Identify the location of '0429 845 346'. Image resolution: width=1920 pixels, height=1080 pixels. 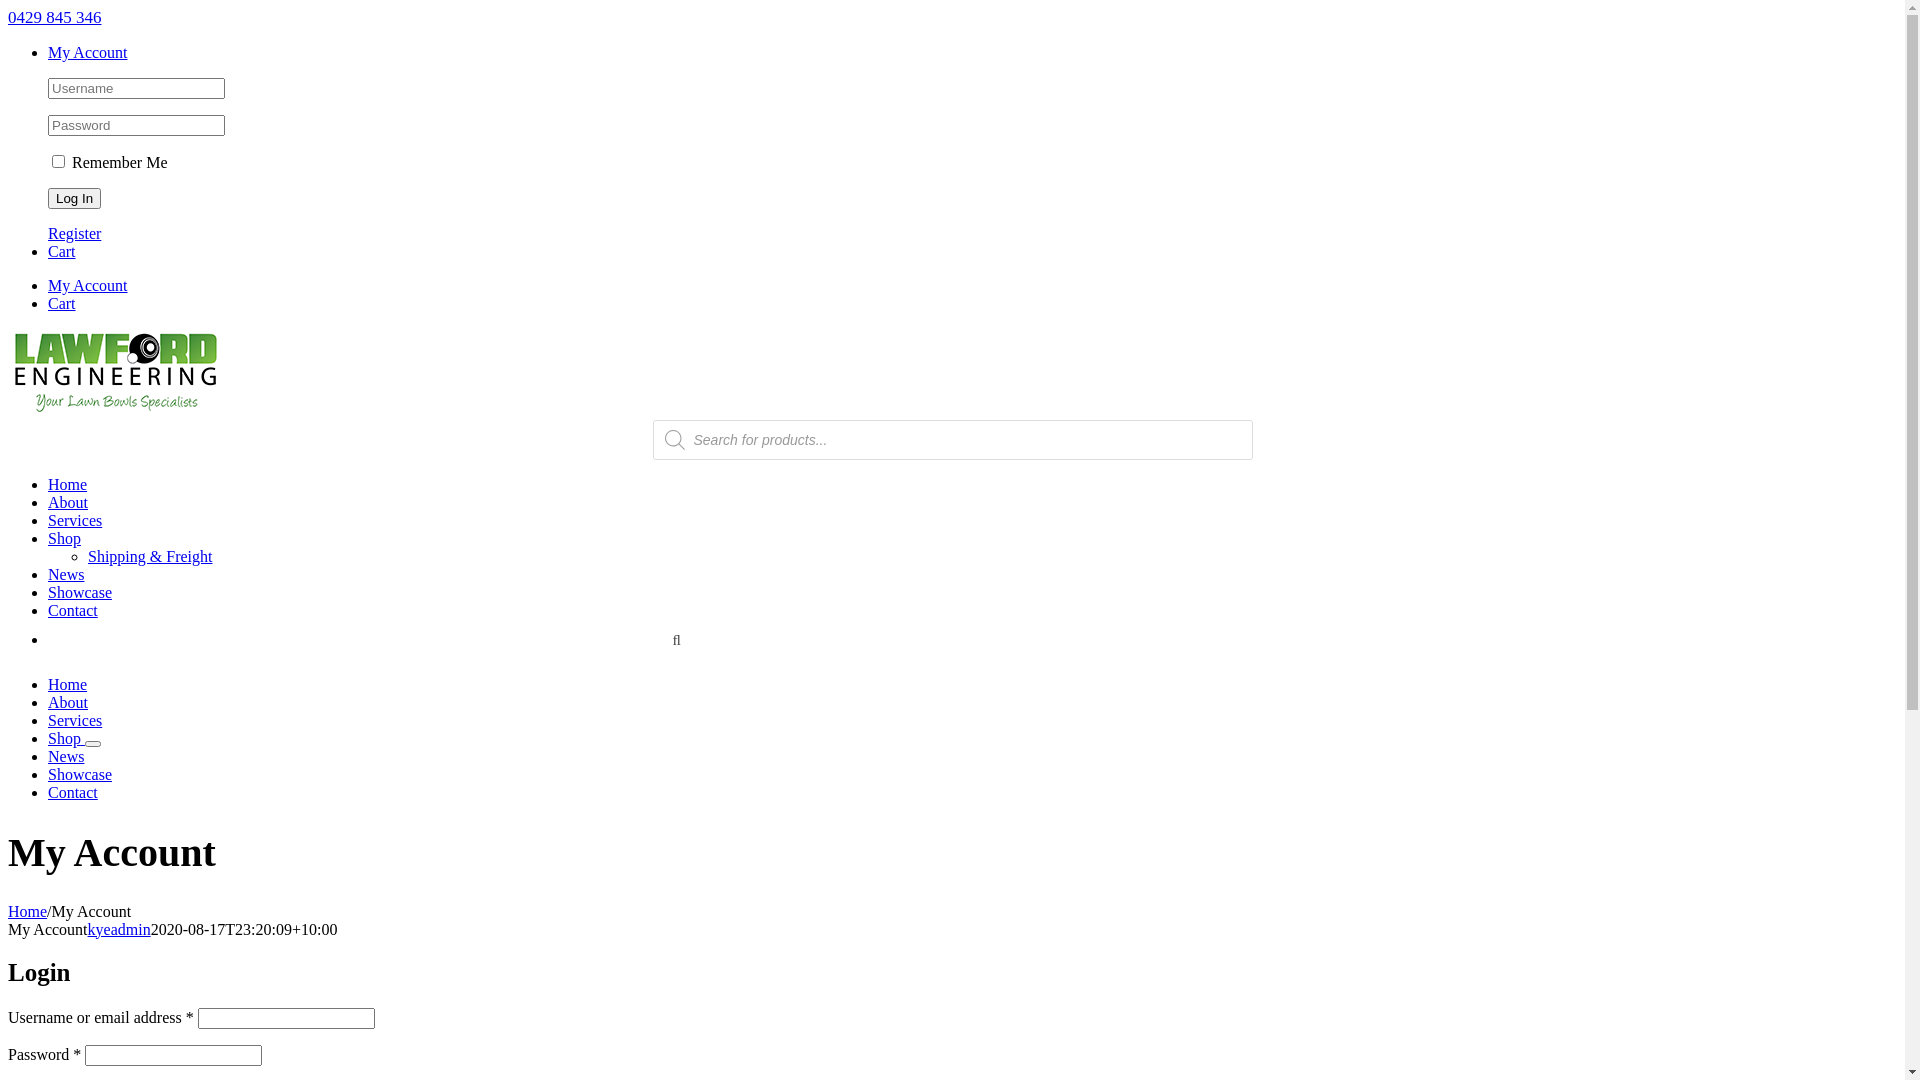
(54, 17).